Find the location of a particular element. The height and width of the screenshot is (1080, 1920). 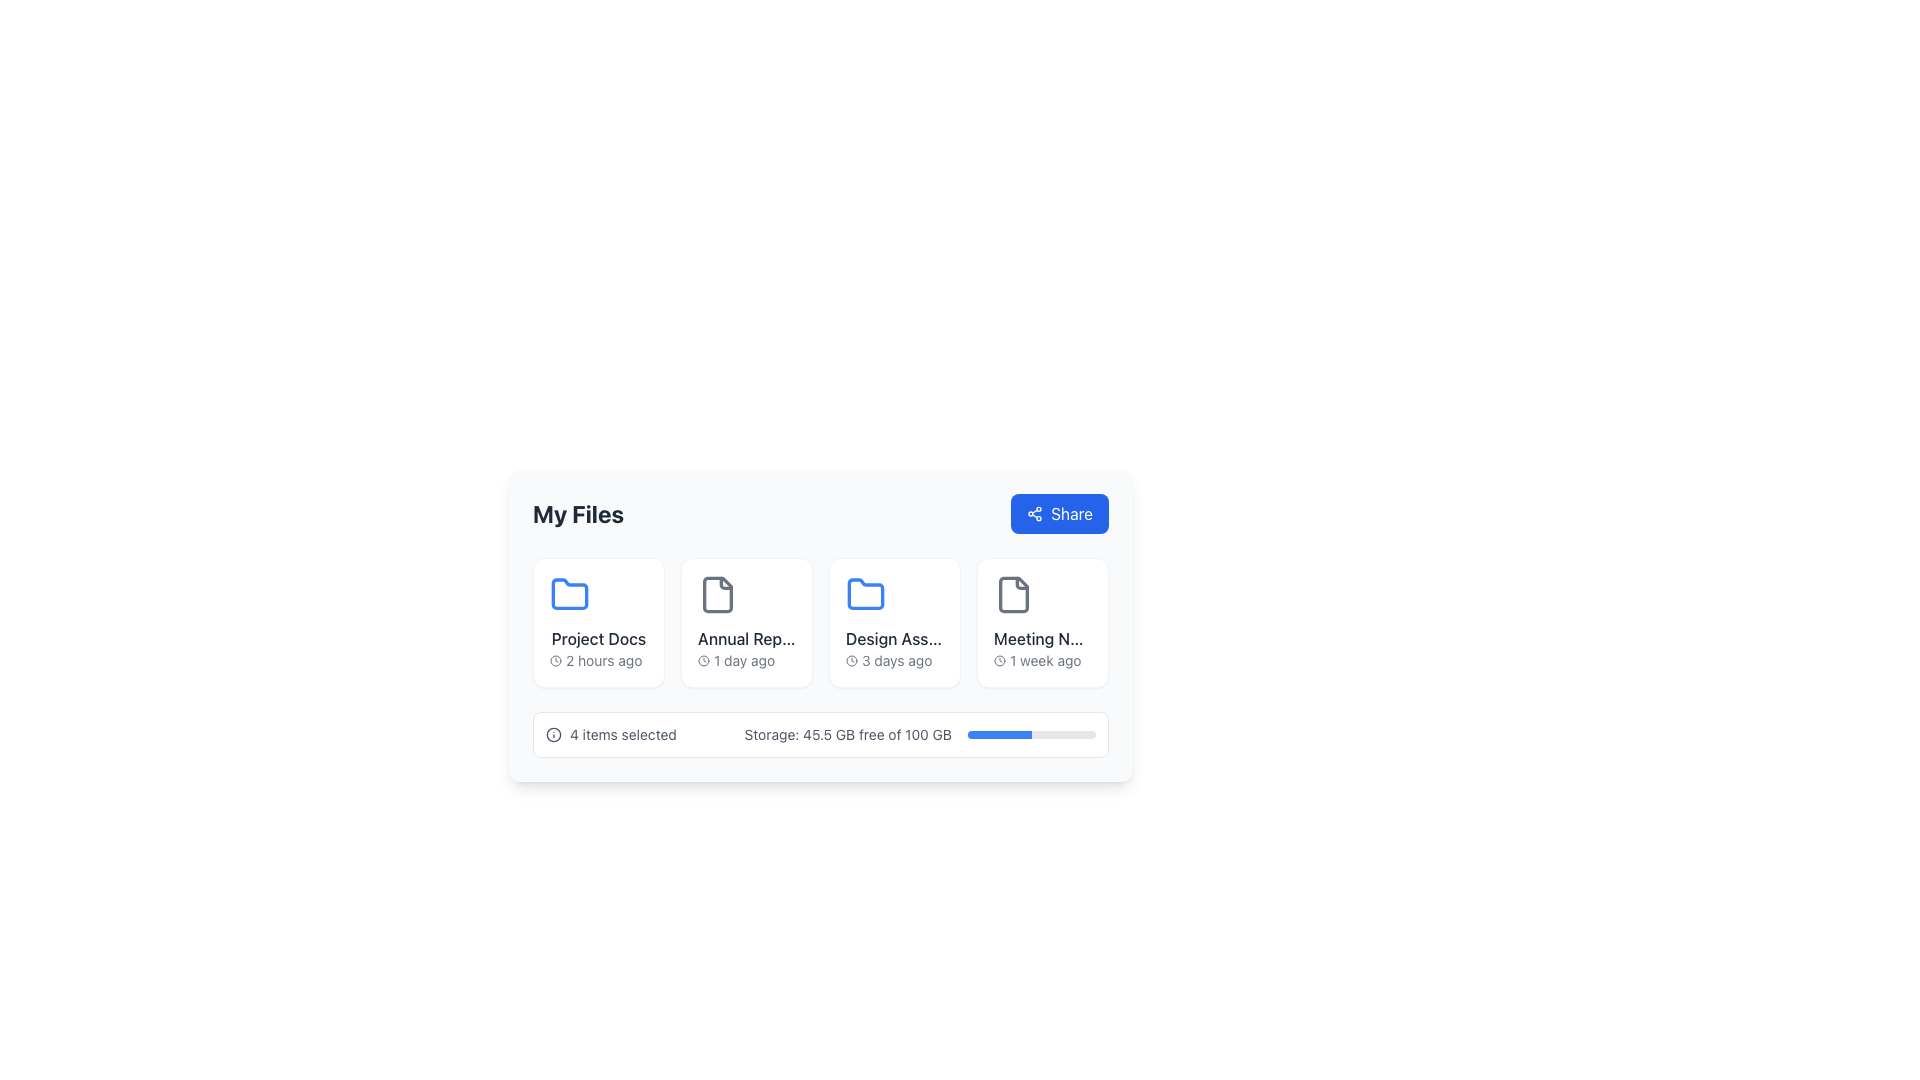

the file icon with a gray outline located at the top-right of the 'Meeting Notes' section in the file display grid is located at coordinates (1013, 593).